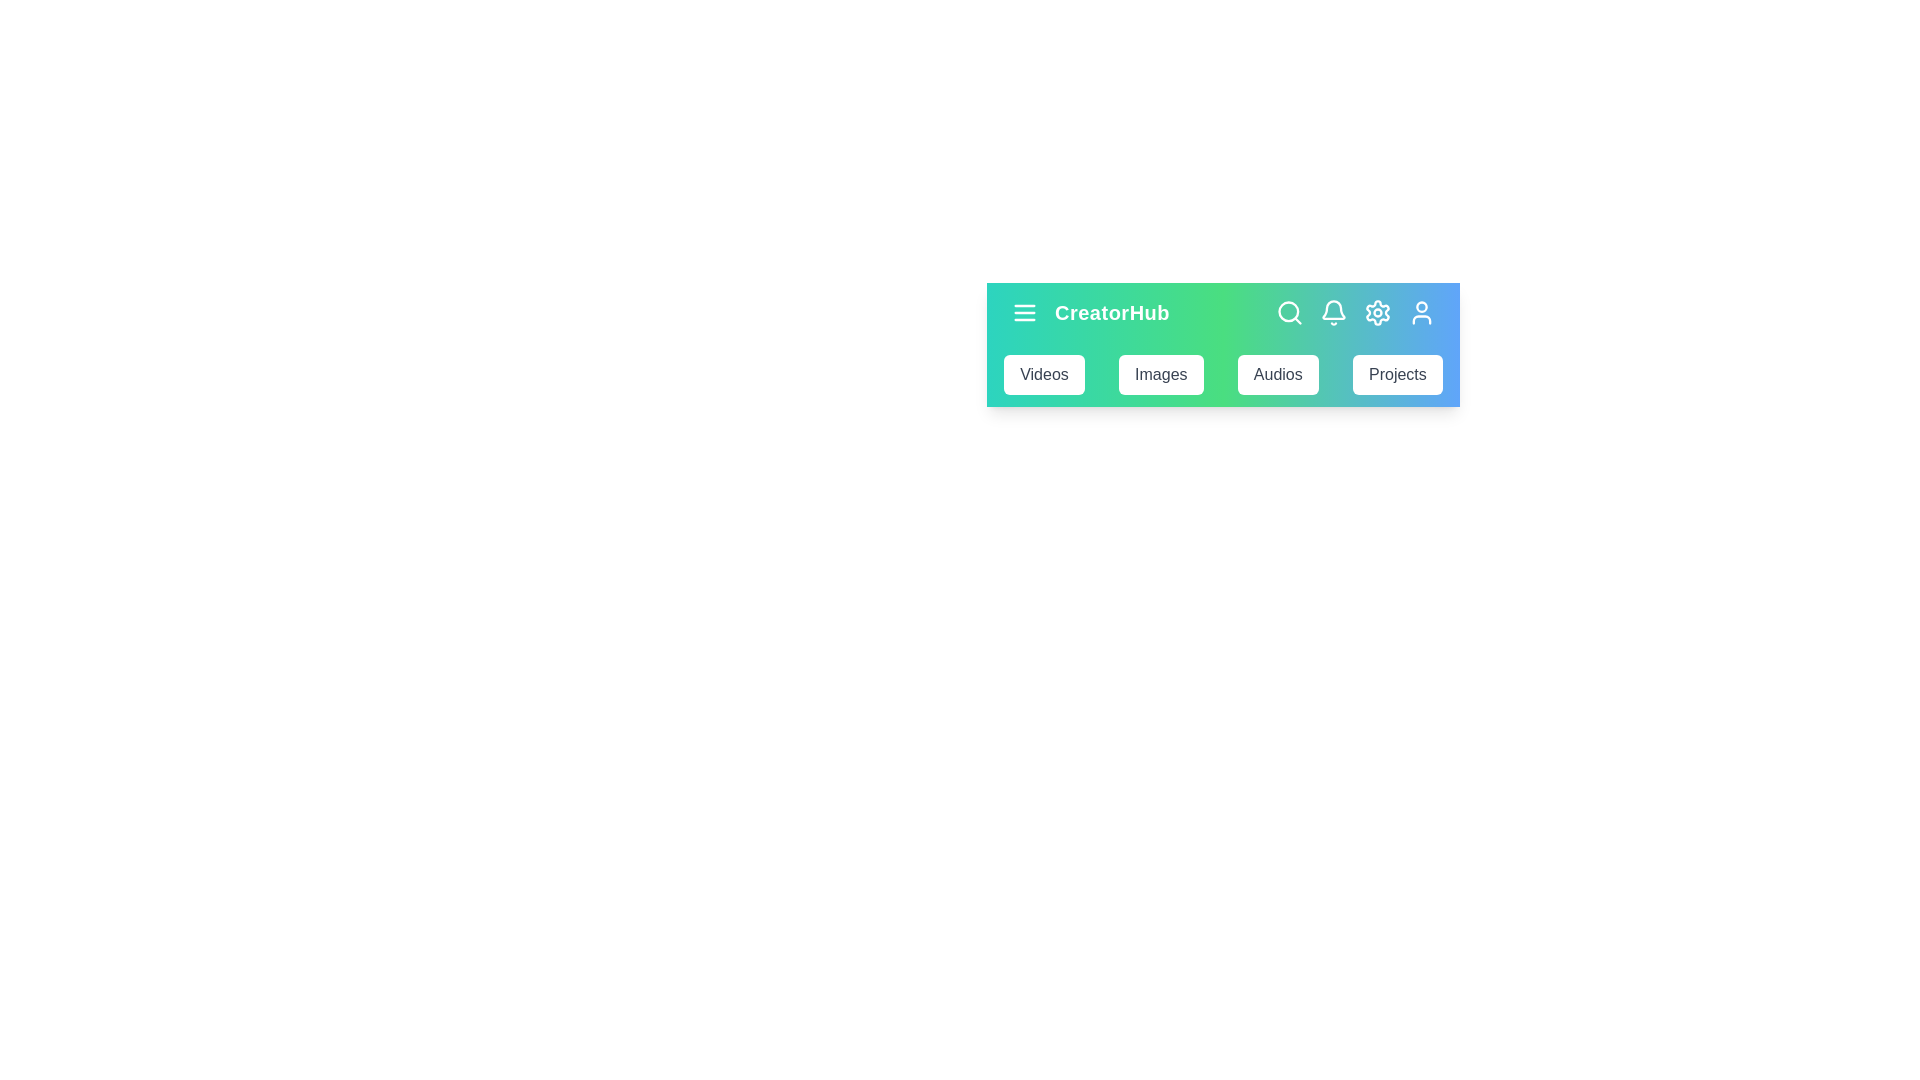 This screenshot has width=1920, height=1080. Describe the element at coordinates (1276, 374) in the screenshot. I see `the Audios button to navigate to the respective section` at that location.